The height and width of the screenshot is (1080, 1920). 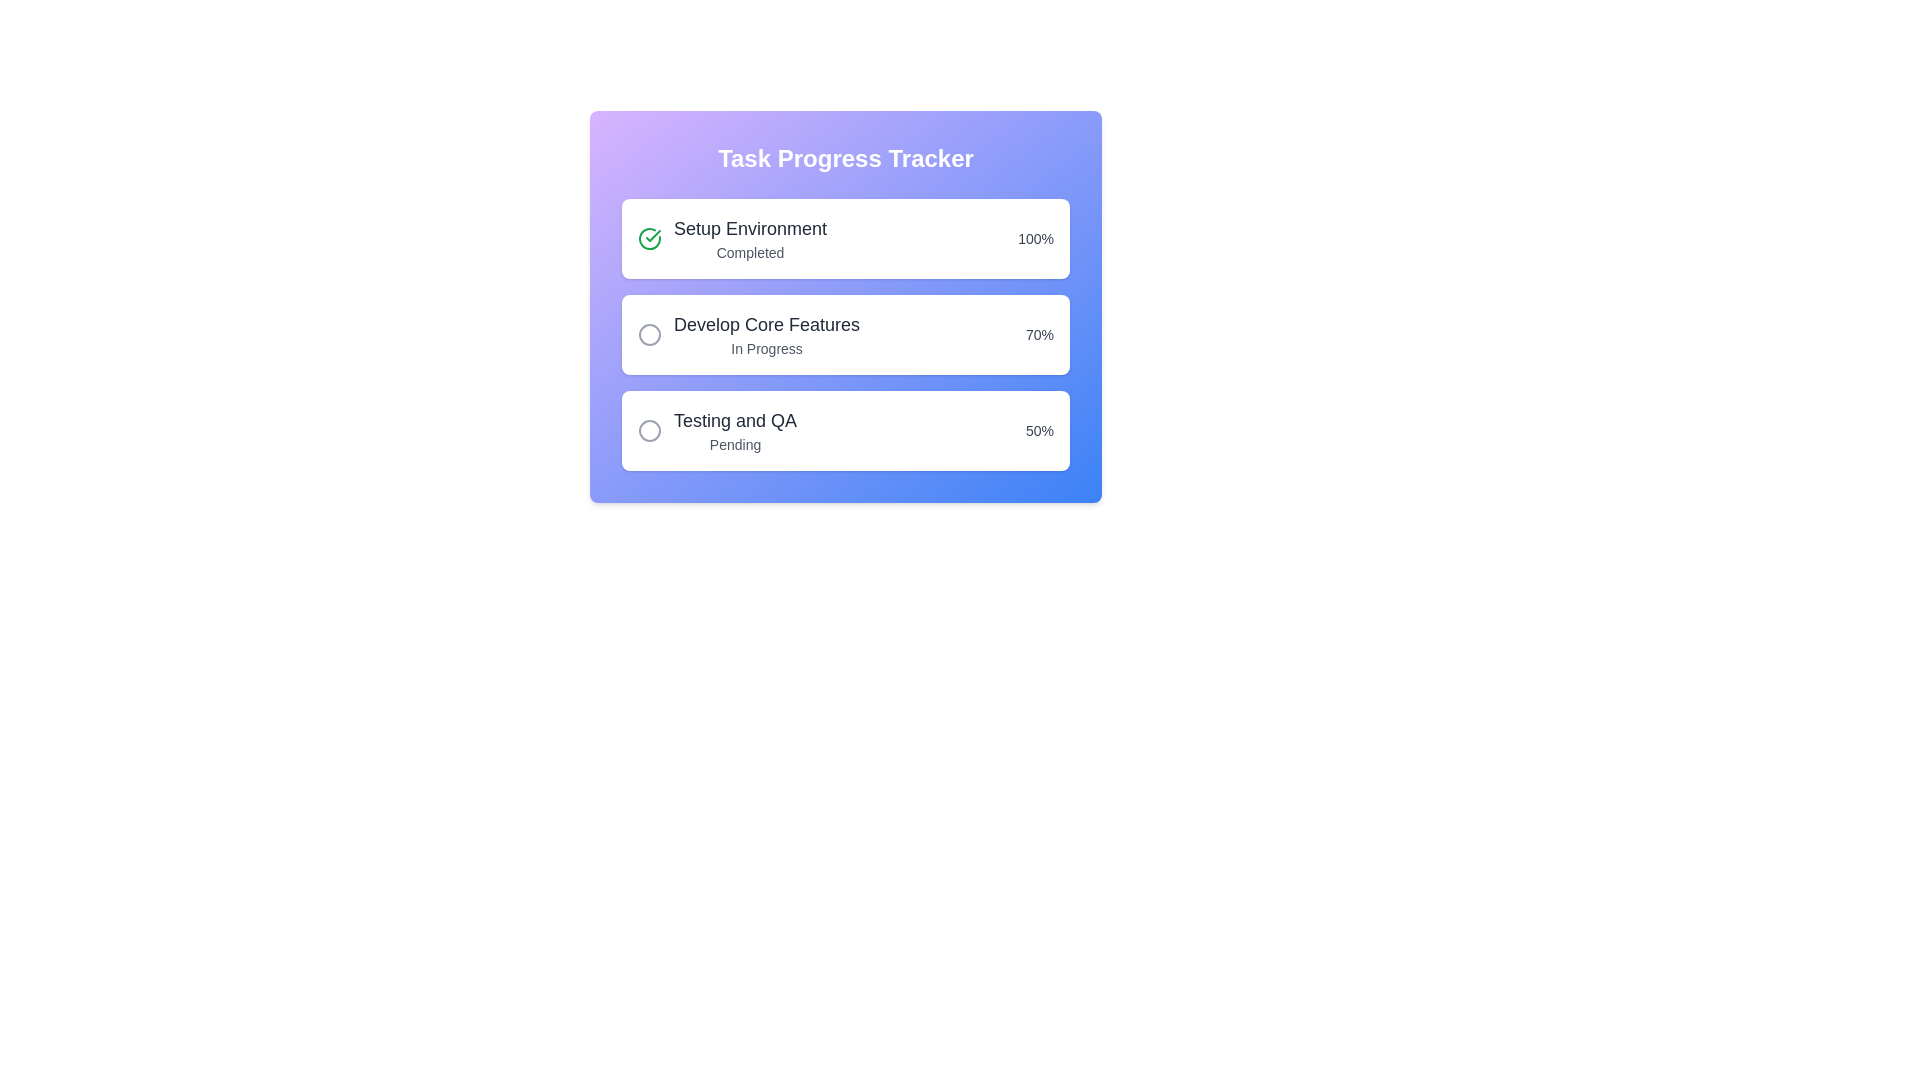 What do you see at coordinates (1040, 430) in the screenshot?
I see `the static text label displaying '50%' located at the bottom right corner of the 'Testing and QA - Pending' card` at bounding box center [1040, 430].